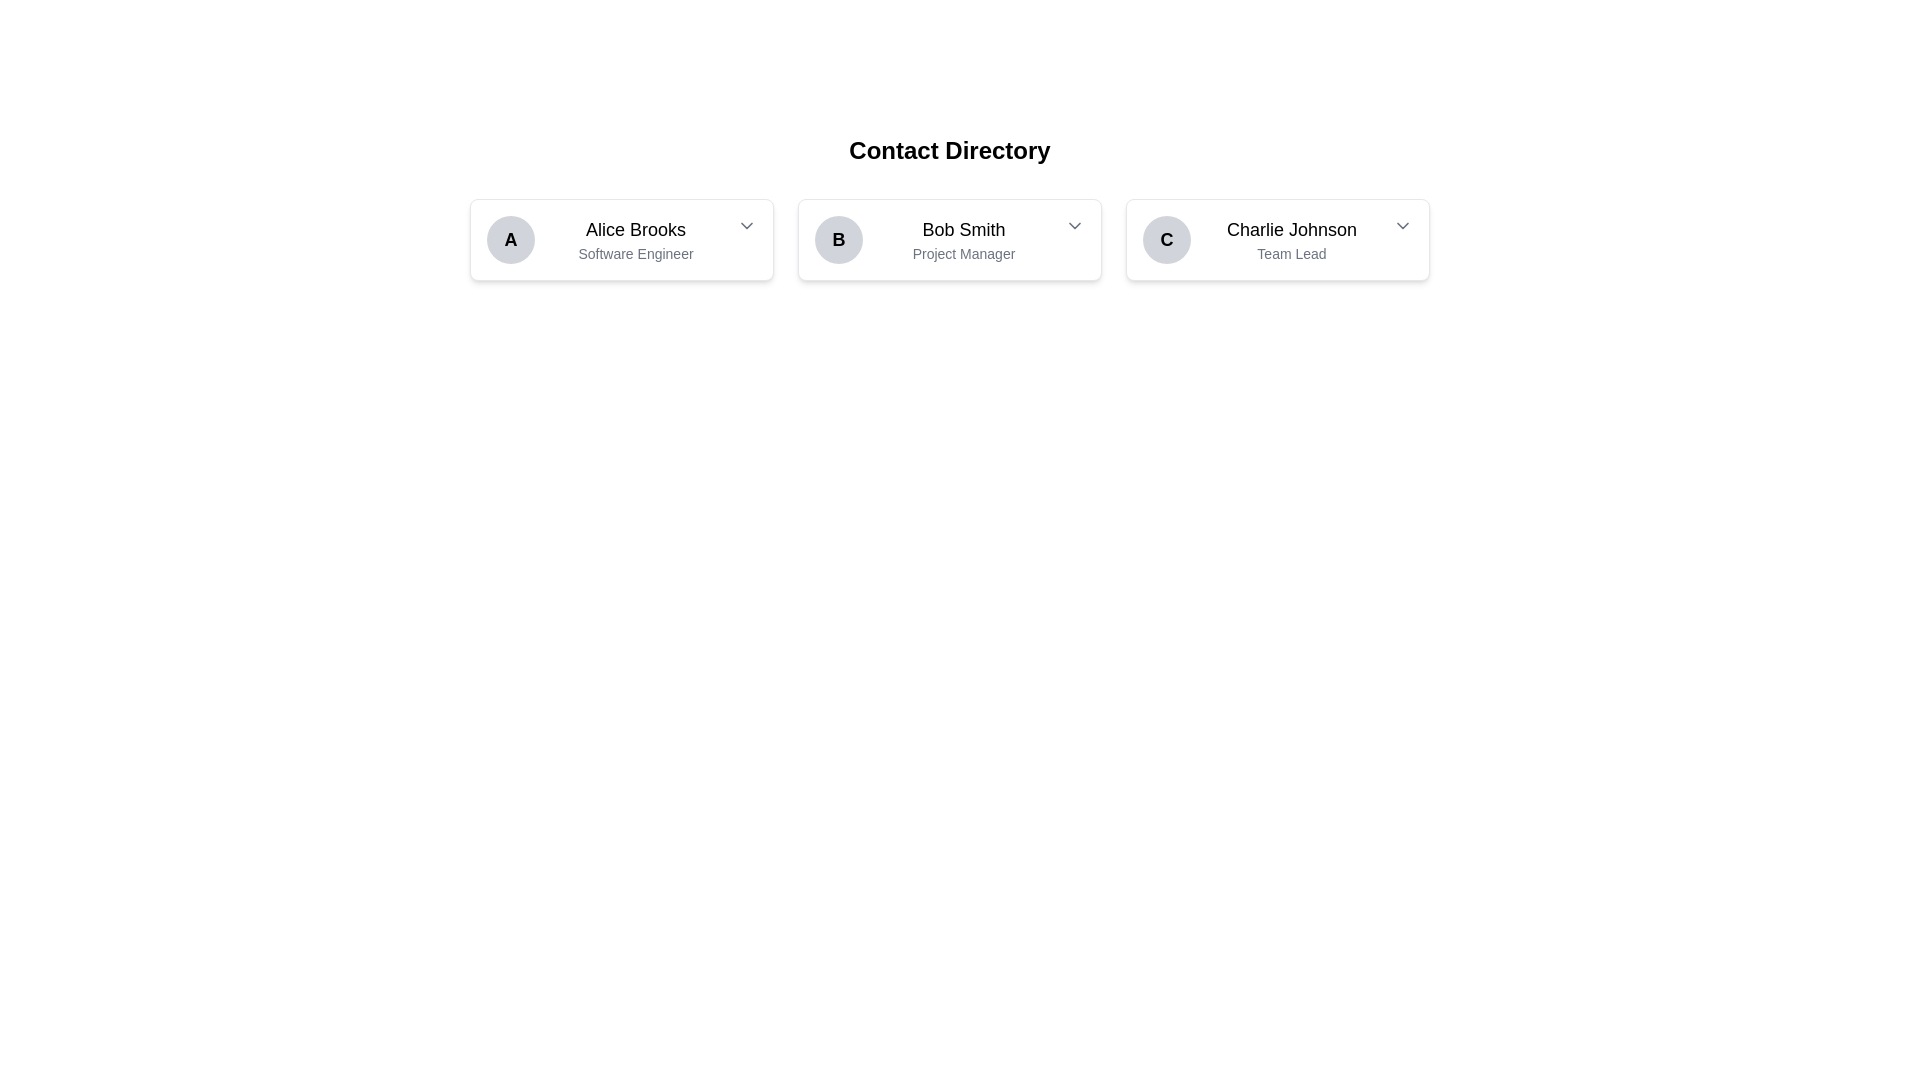 The width and height of the screenshot is (1920, 1080). What do you see at coordinates (634, 238) in the screenshot?
I see `the text label displaying the name 'Alice Brooks' and job title 'Software Engineer' located in the leftmost contact card, beneath the round badge labeled 'A'` at bounding box center [634, 238].